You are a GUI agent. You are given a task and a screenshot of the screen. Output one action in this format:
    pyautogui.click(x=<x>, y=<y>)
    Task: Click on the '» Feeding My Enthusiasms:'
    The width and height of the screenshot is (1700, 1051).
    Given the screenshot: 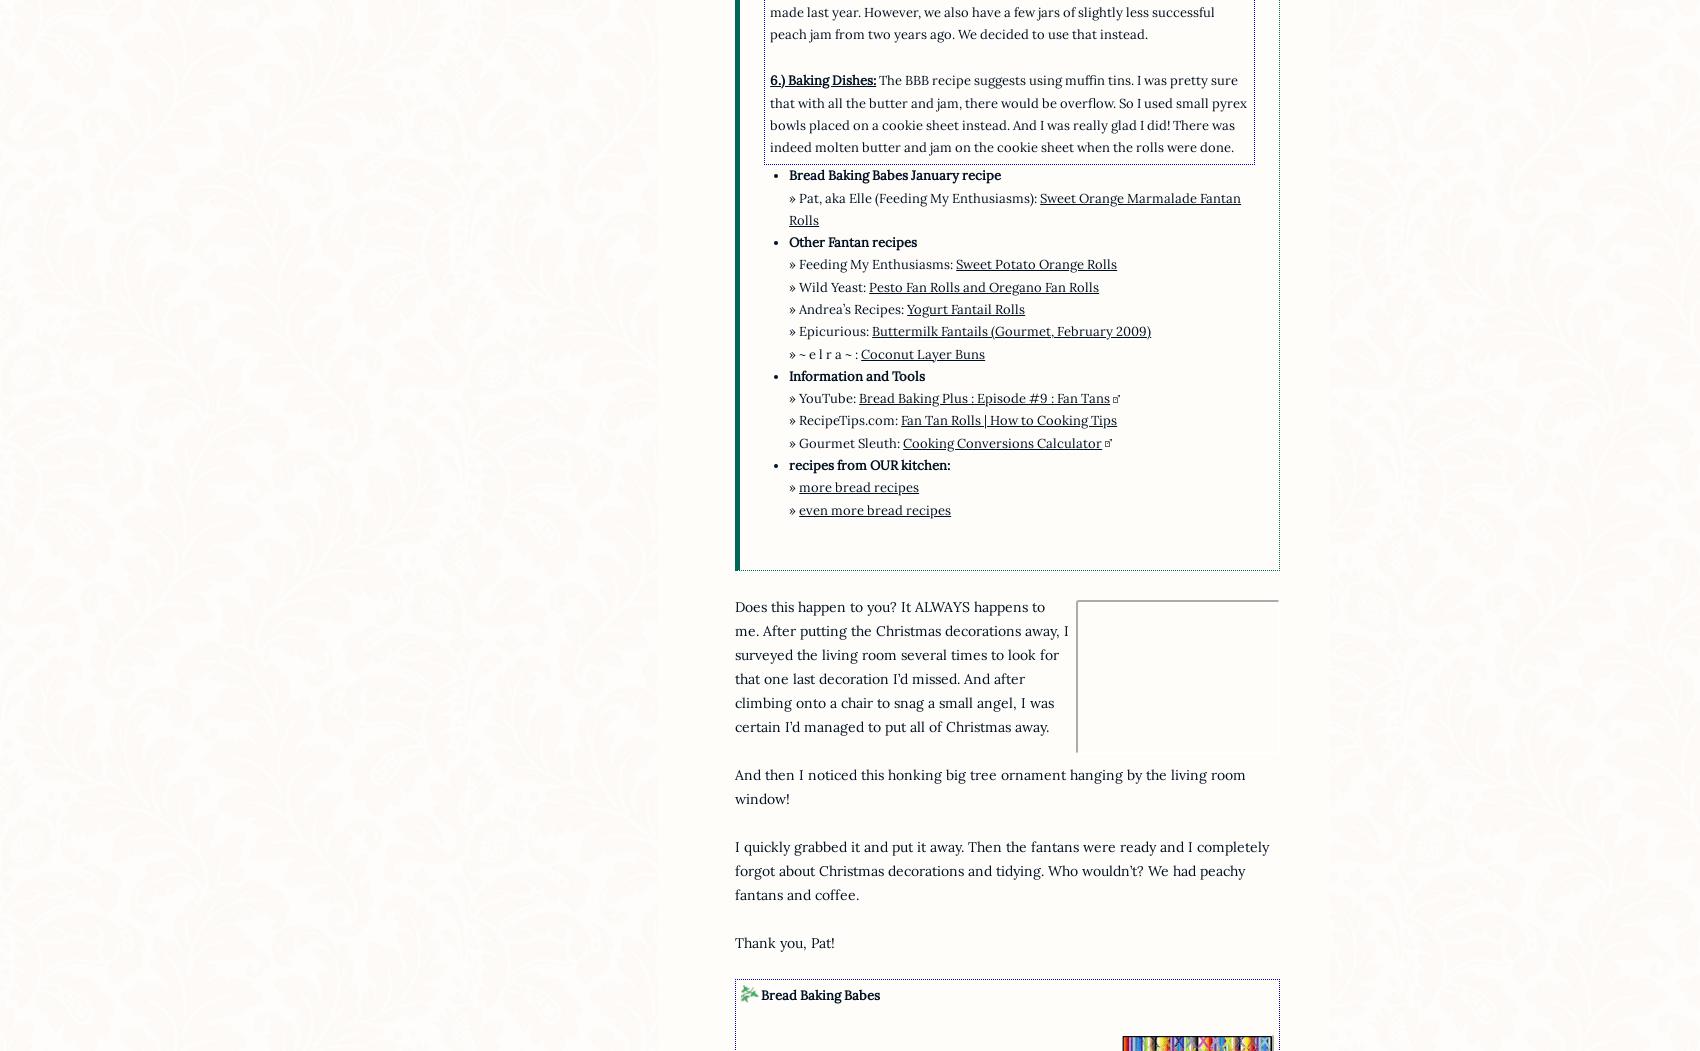 What is the action you would take?
    pyautogui.click(x=872, y=264)
    